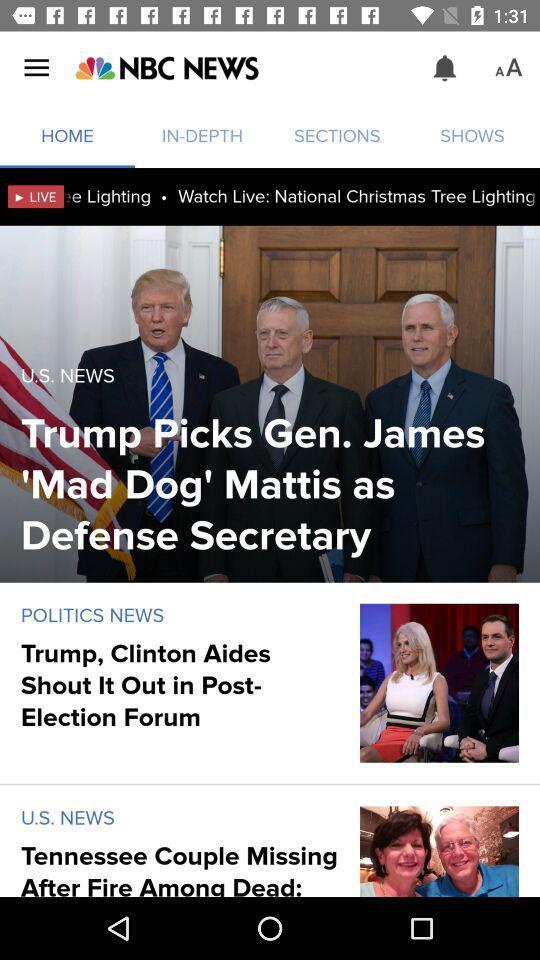  I want to click on the font icon, so click(508, 68).